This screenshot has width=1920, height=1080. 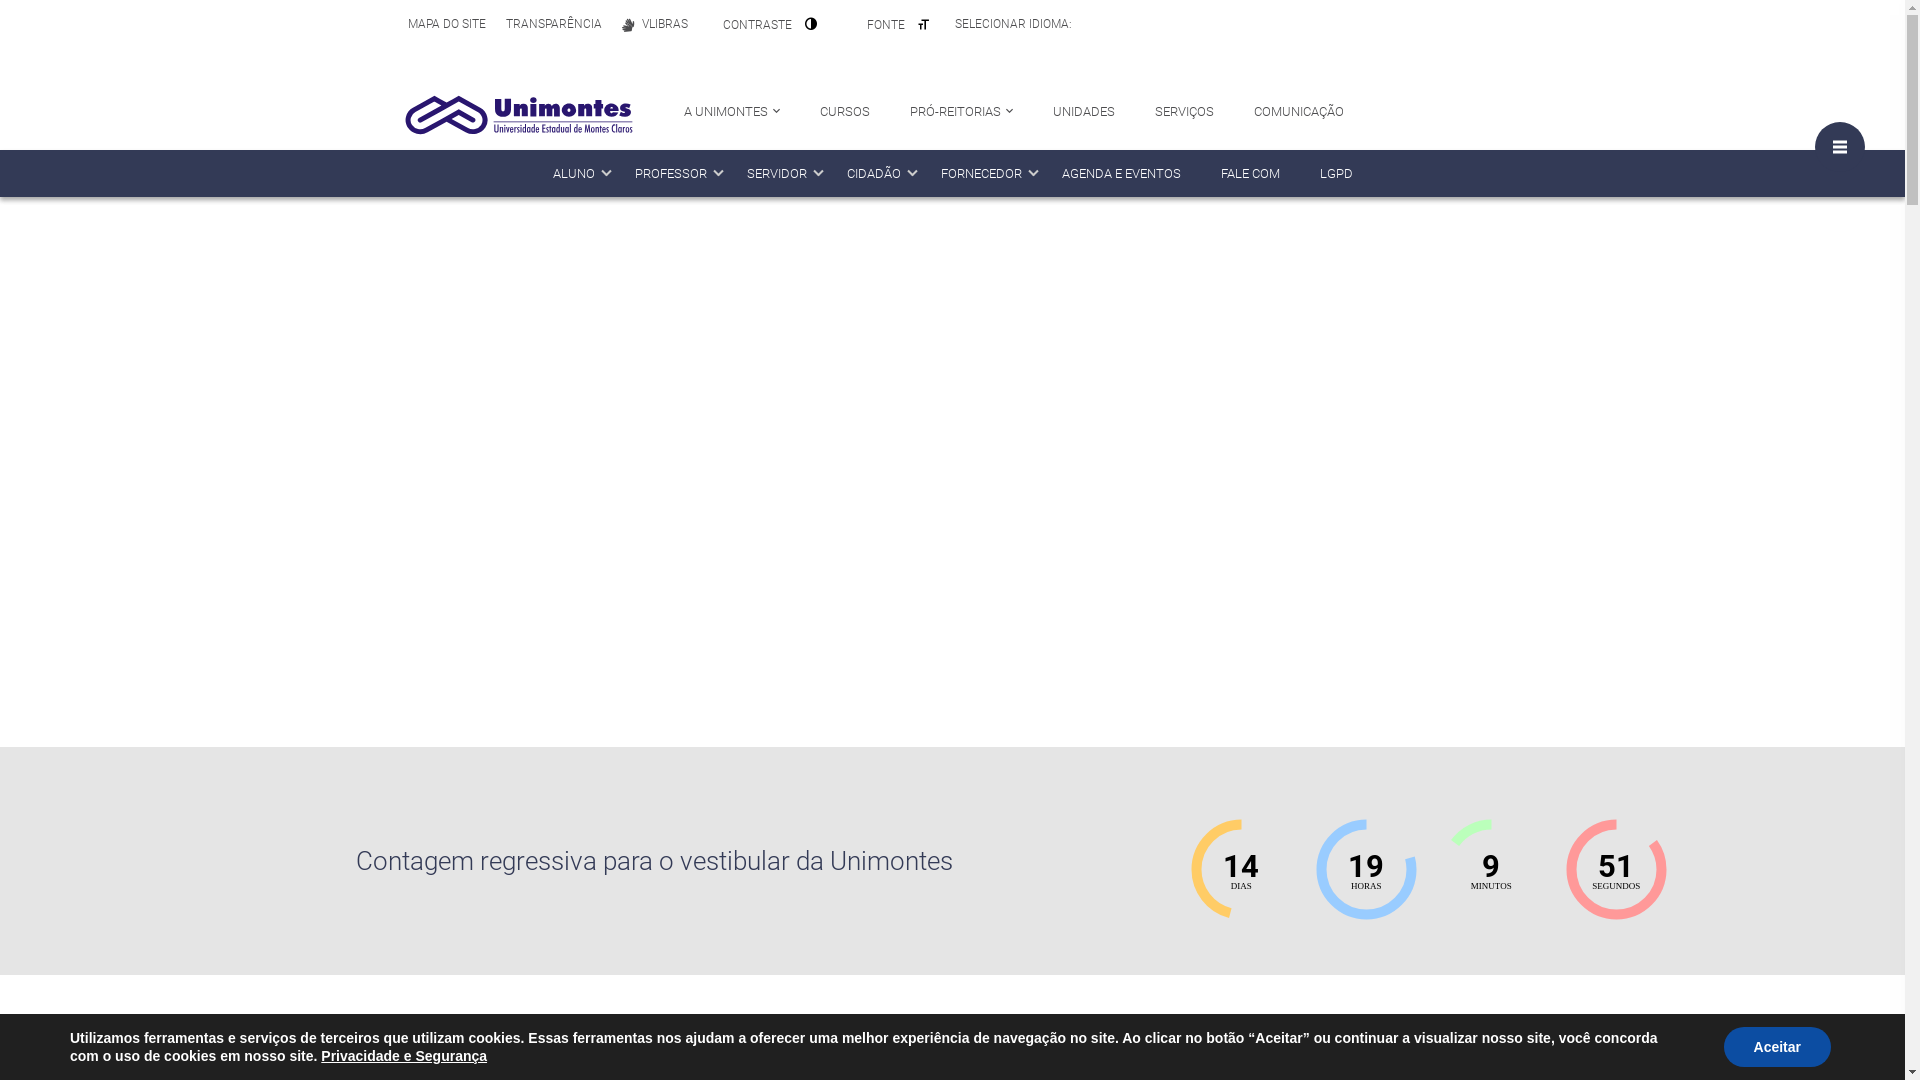 What do you see at coordinates (980, 172) in the screenshot?
I see `'FORNECEDOR'` at bounding box center [980, 172].